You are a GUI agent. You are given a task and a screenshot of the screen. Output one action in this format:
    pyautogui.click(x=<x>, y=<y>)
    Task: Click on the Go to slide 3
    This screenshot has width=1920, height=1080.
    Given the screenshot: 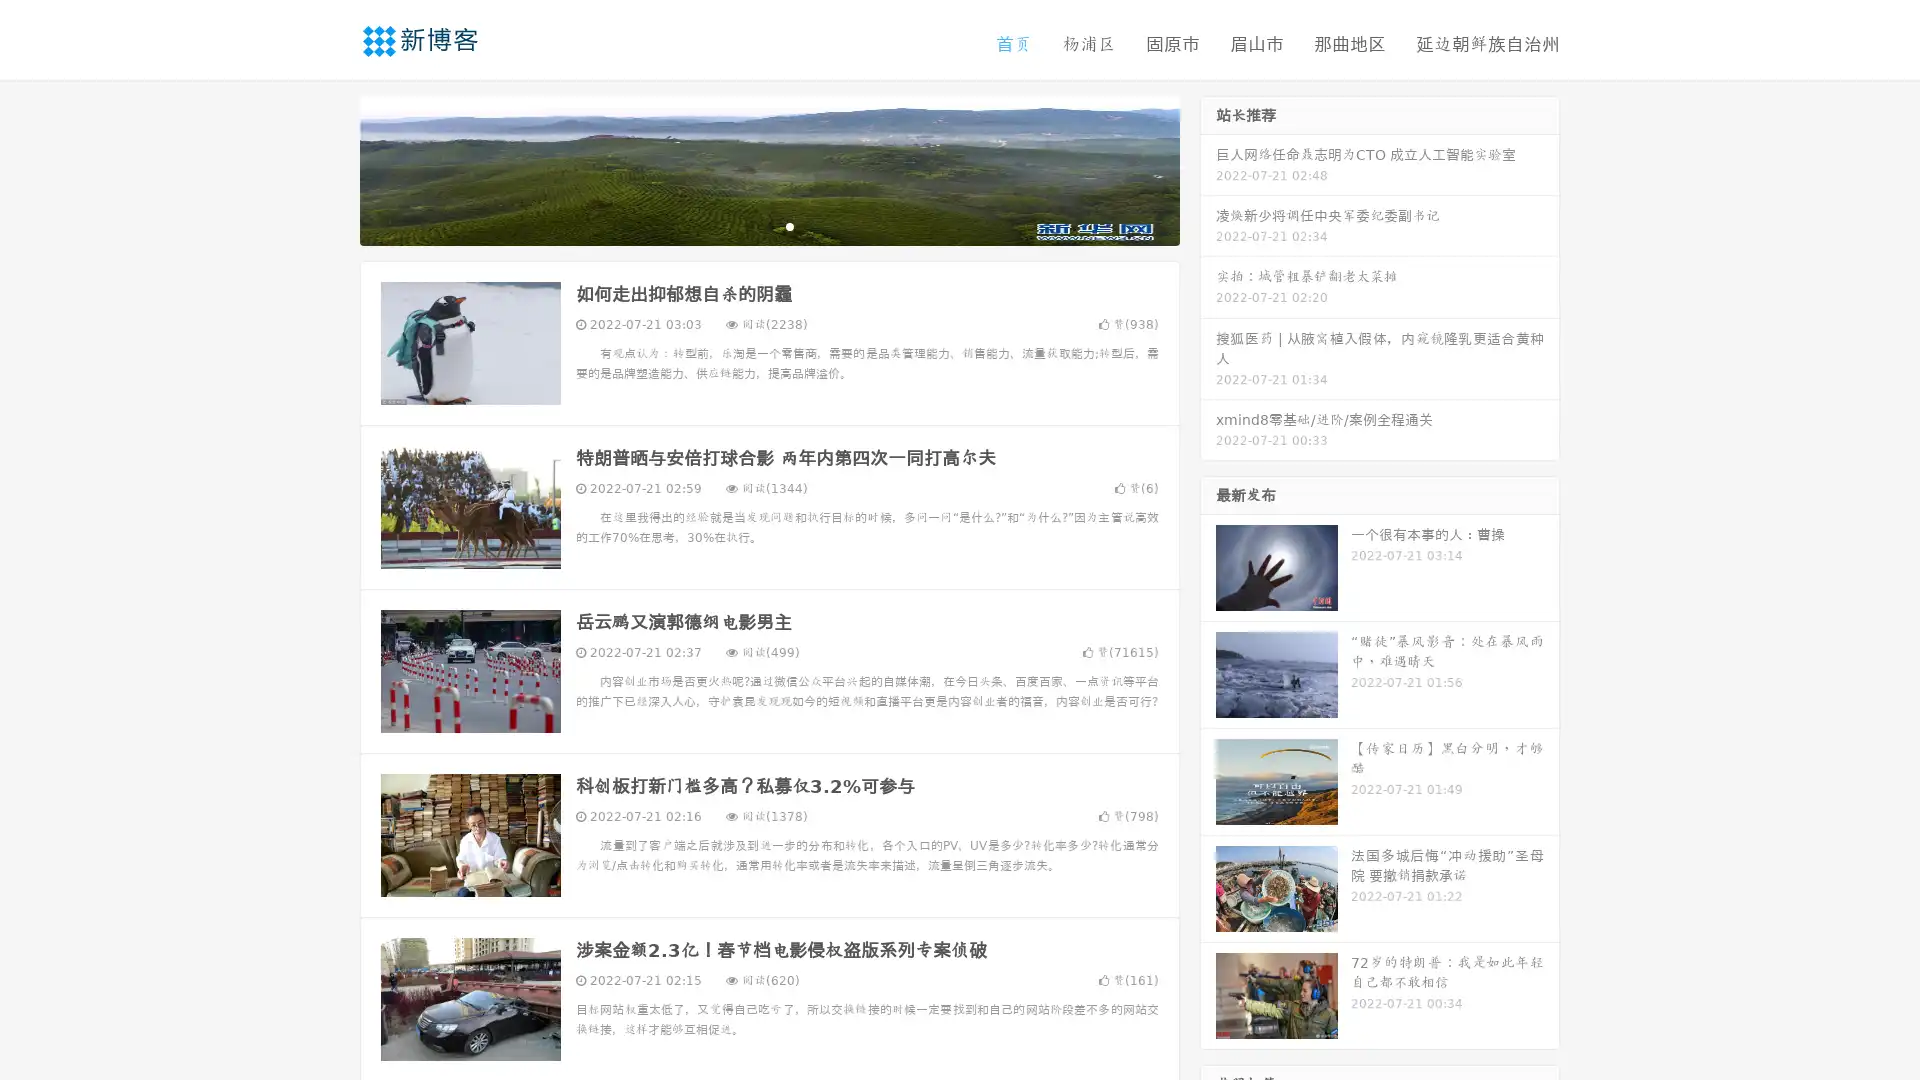 What is the action you would take?
    pyautogui.click(x=789, y=225)
    